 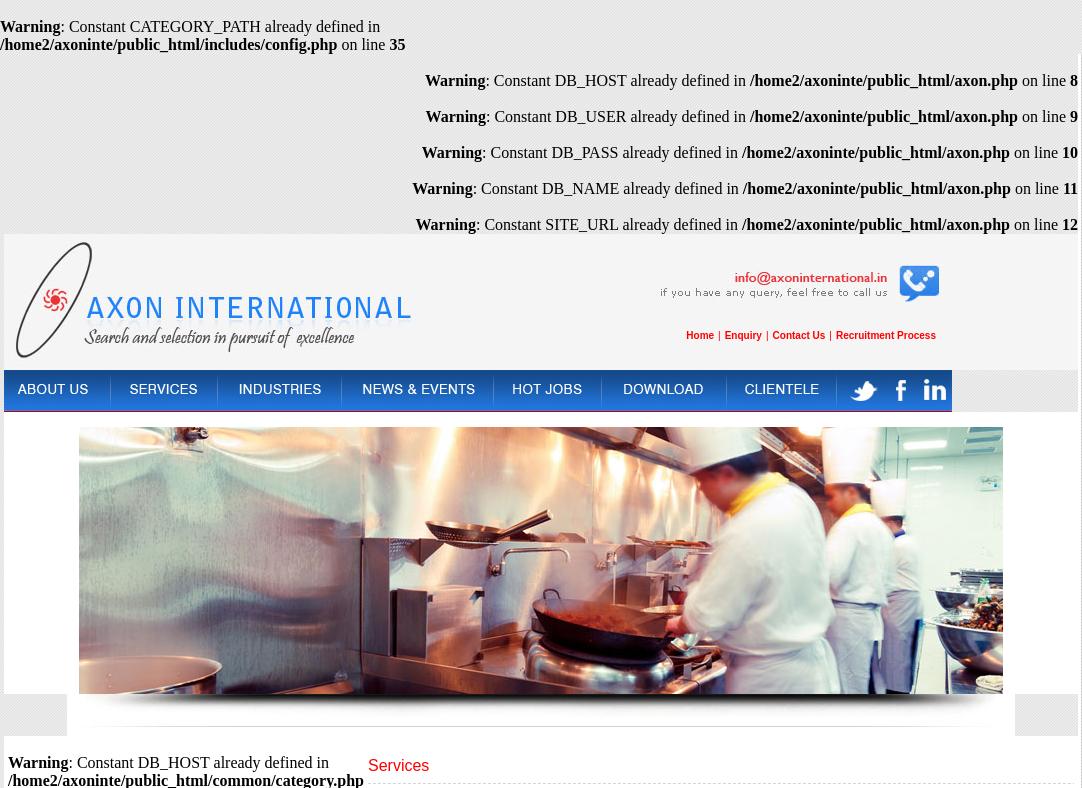 I want to click on 'Enquiry', so click(x=741, y=334).